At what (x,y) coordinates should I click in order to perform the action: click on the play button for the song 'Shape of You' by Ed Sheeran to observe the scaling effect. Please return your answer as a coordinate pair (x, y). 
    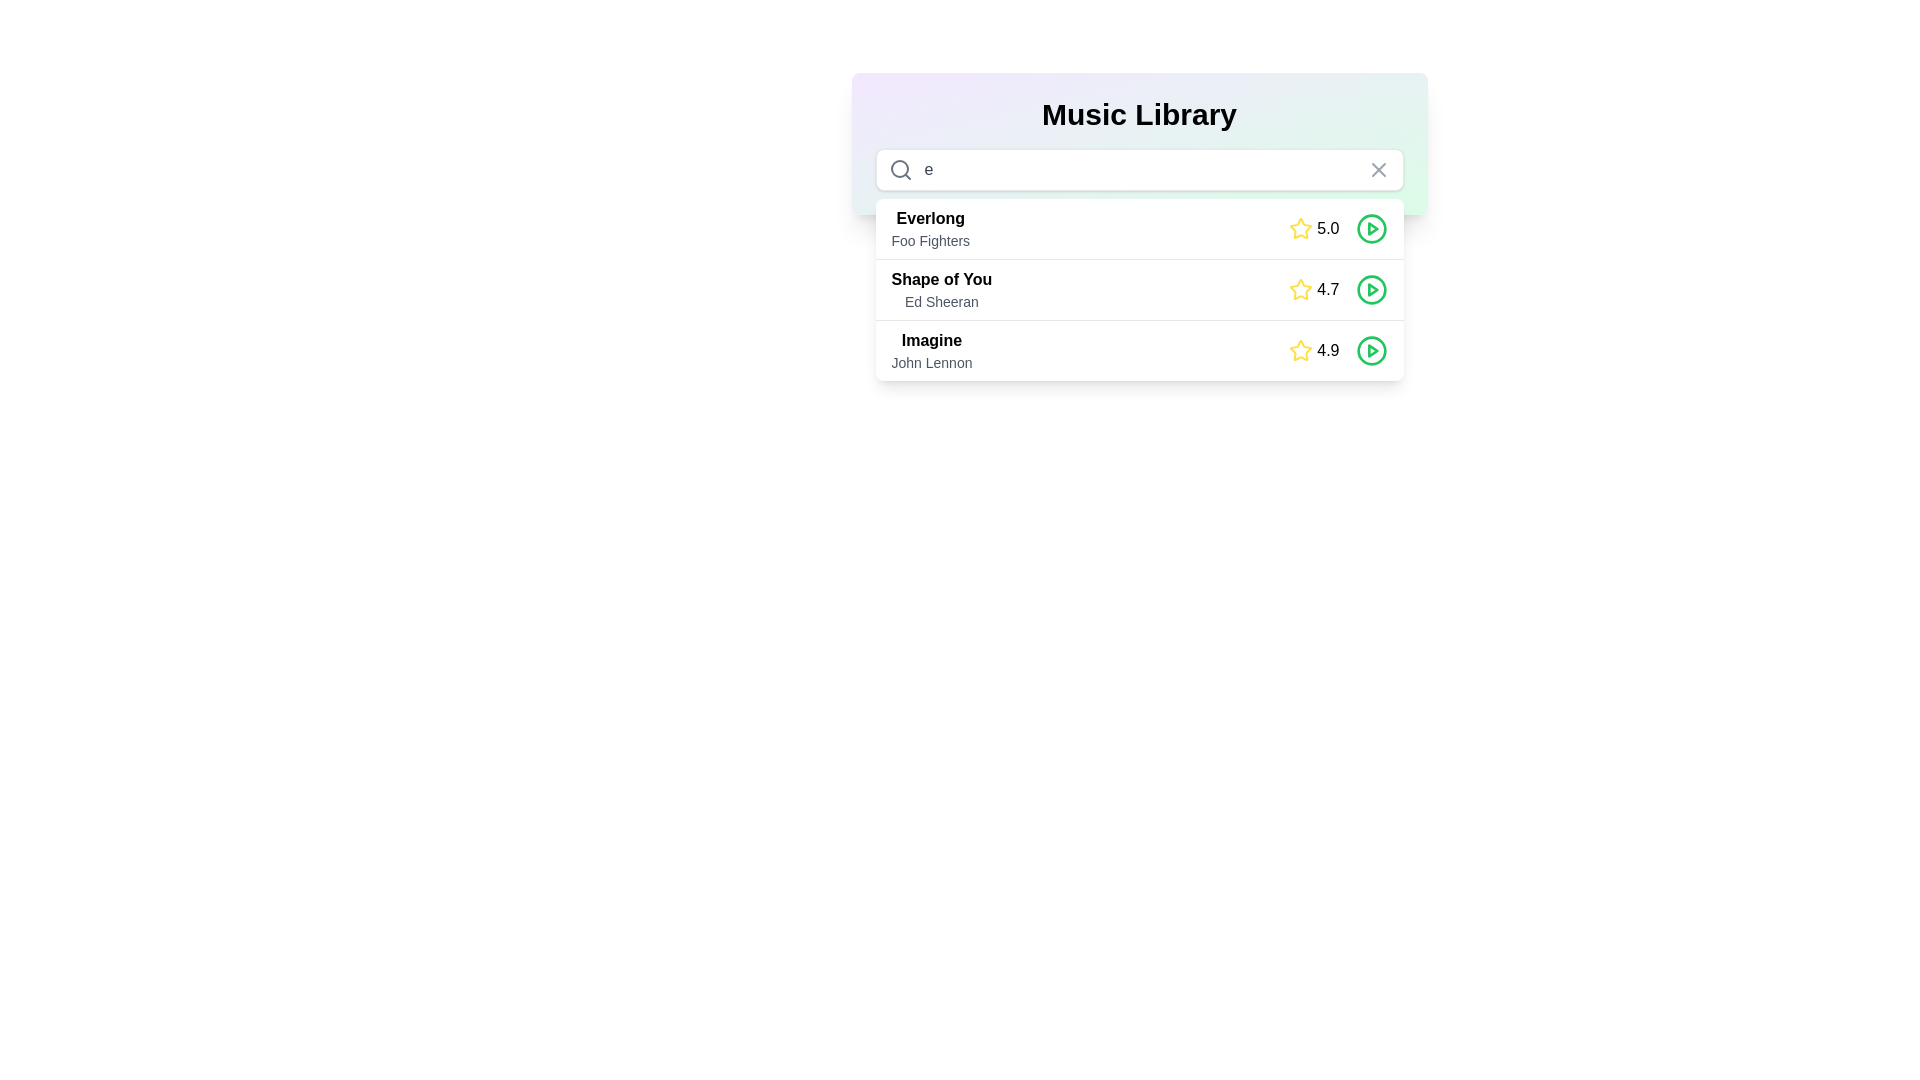
    Looking at the image, I should click on (1370, 289).